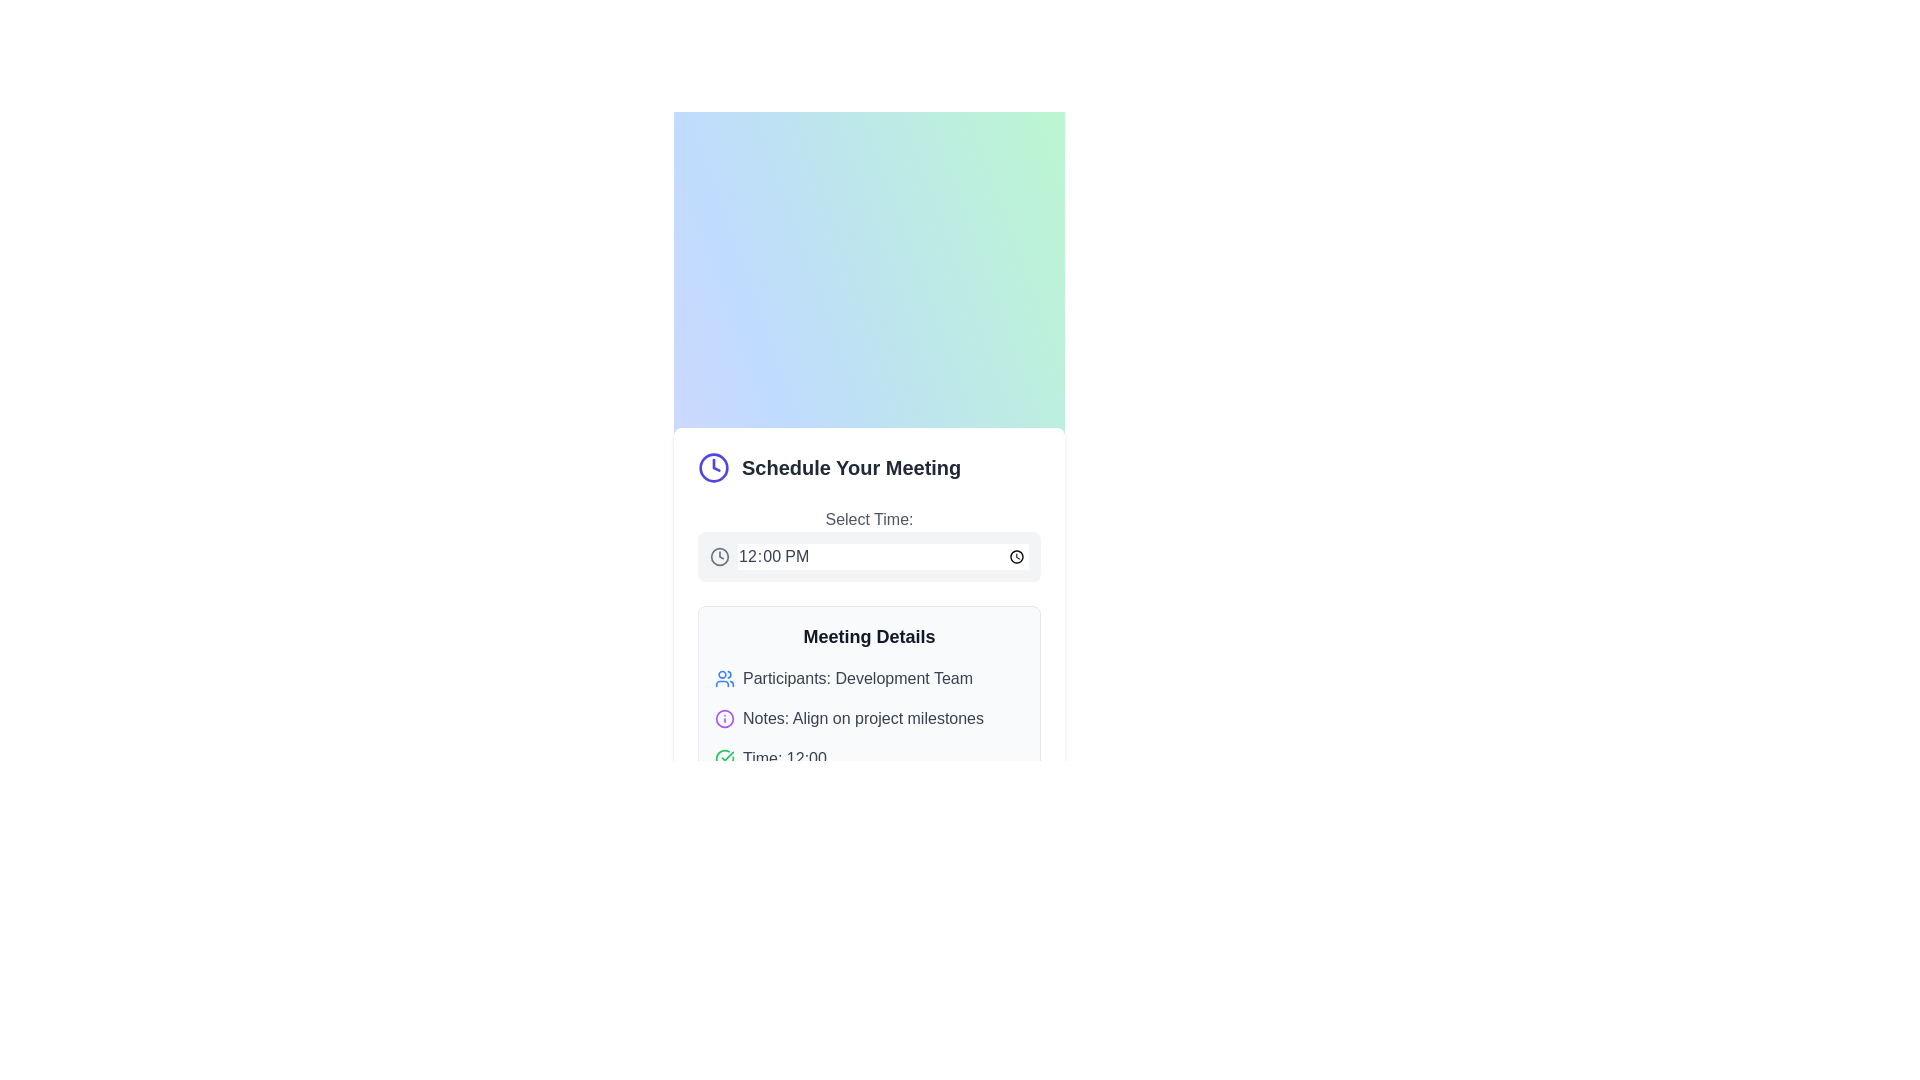 This screenshot has height=1080, width=1920. Describe the element at coordinates (863, 717) in the screenshot. I see `the static text element that reads 'Notes: Align on project milestones', which is located in the 'Meeting Details' section and is styled plainly in dark gray color` at that location.